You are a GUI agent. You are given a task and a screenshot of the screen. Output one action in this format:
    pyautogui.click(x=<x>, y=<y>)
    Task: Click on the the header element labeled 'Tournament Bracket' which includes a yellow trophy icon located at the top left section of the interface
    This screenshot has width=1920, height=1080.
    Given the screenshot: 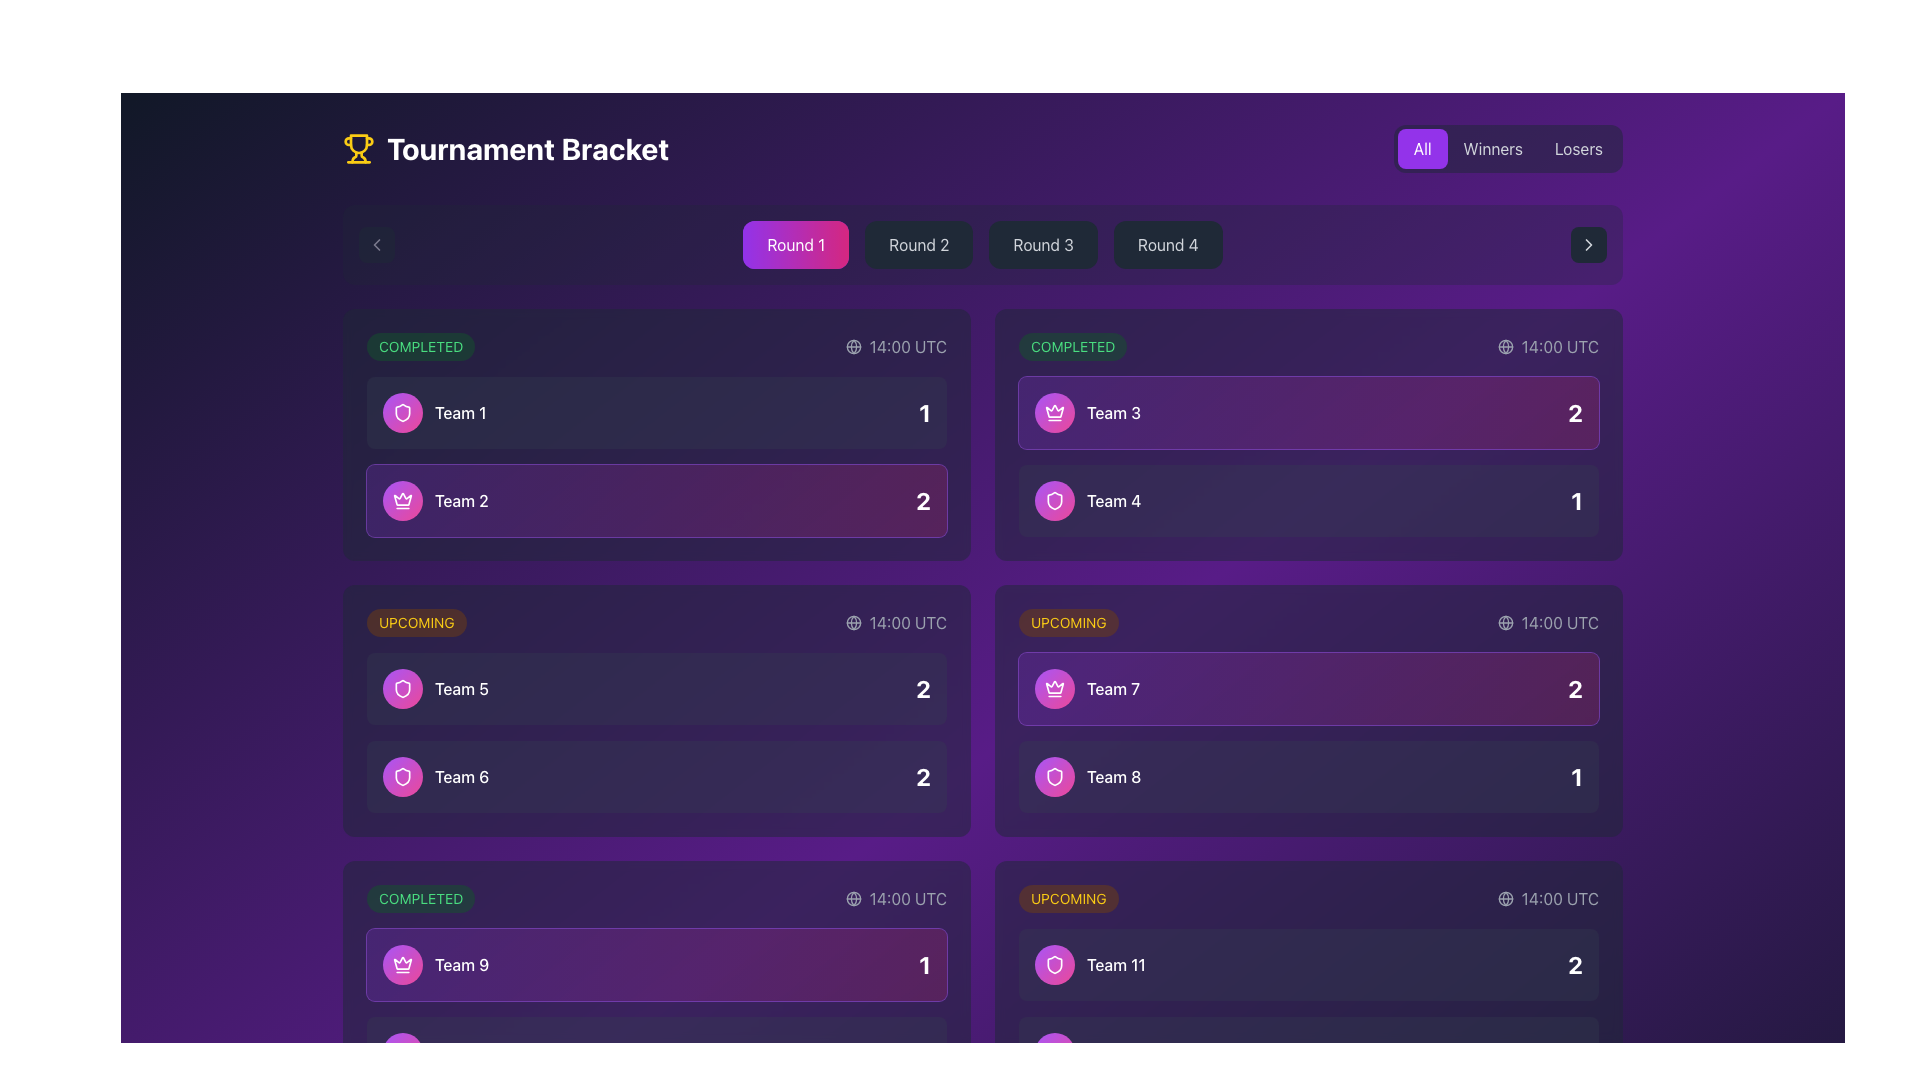 What is the action you would take?
    pyautogui.click(x=506, y=148)
    